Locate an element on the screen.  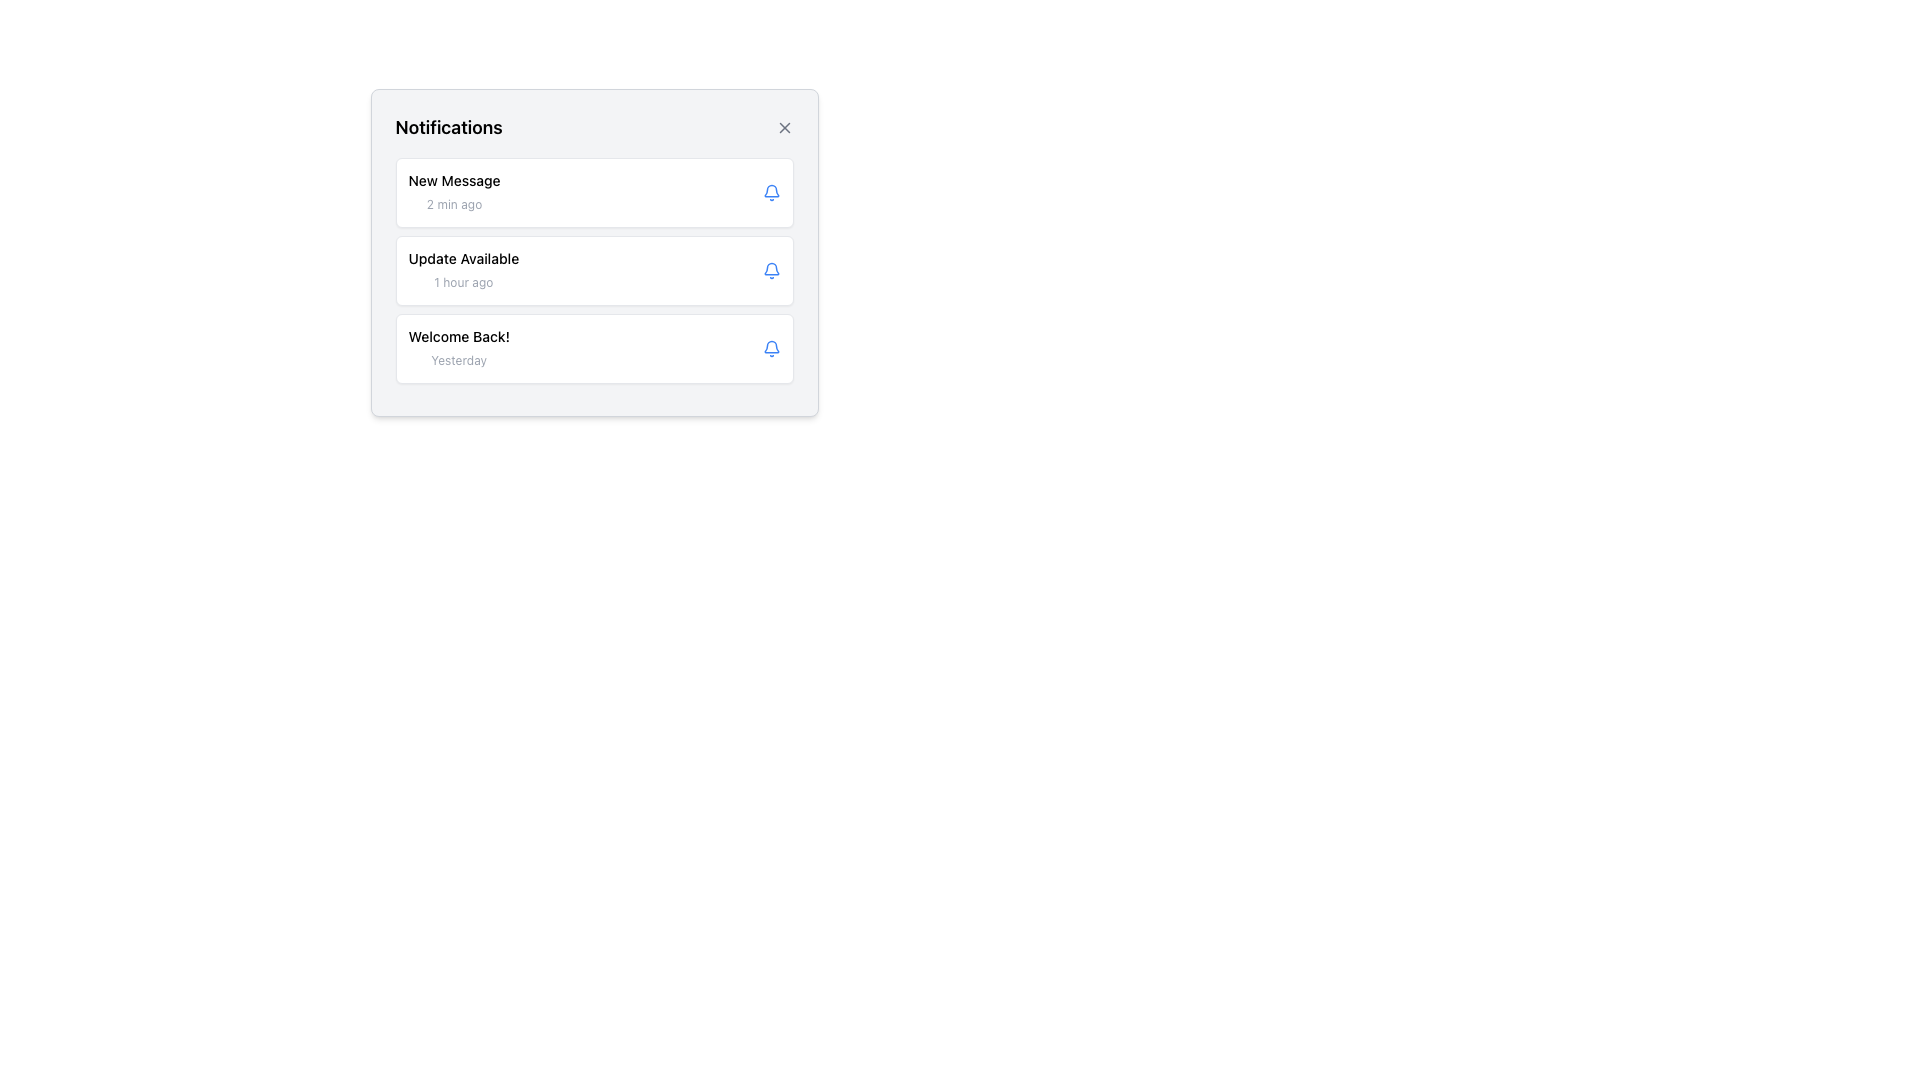
the bell icon SVG element, which serves as a visual indicator for notifications within the 'Welcome Back!' notification row is located at coordinates (770, 346).